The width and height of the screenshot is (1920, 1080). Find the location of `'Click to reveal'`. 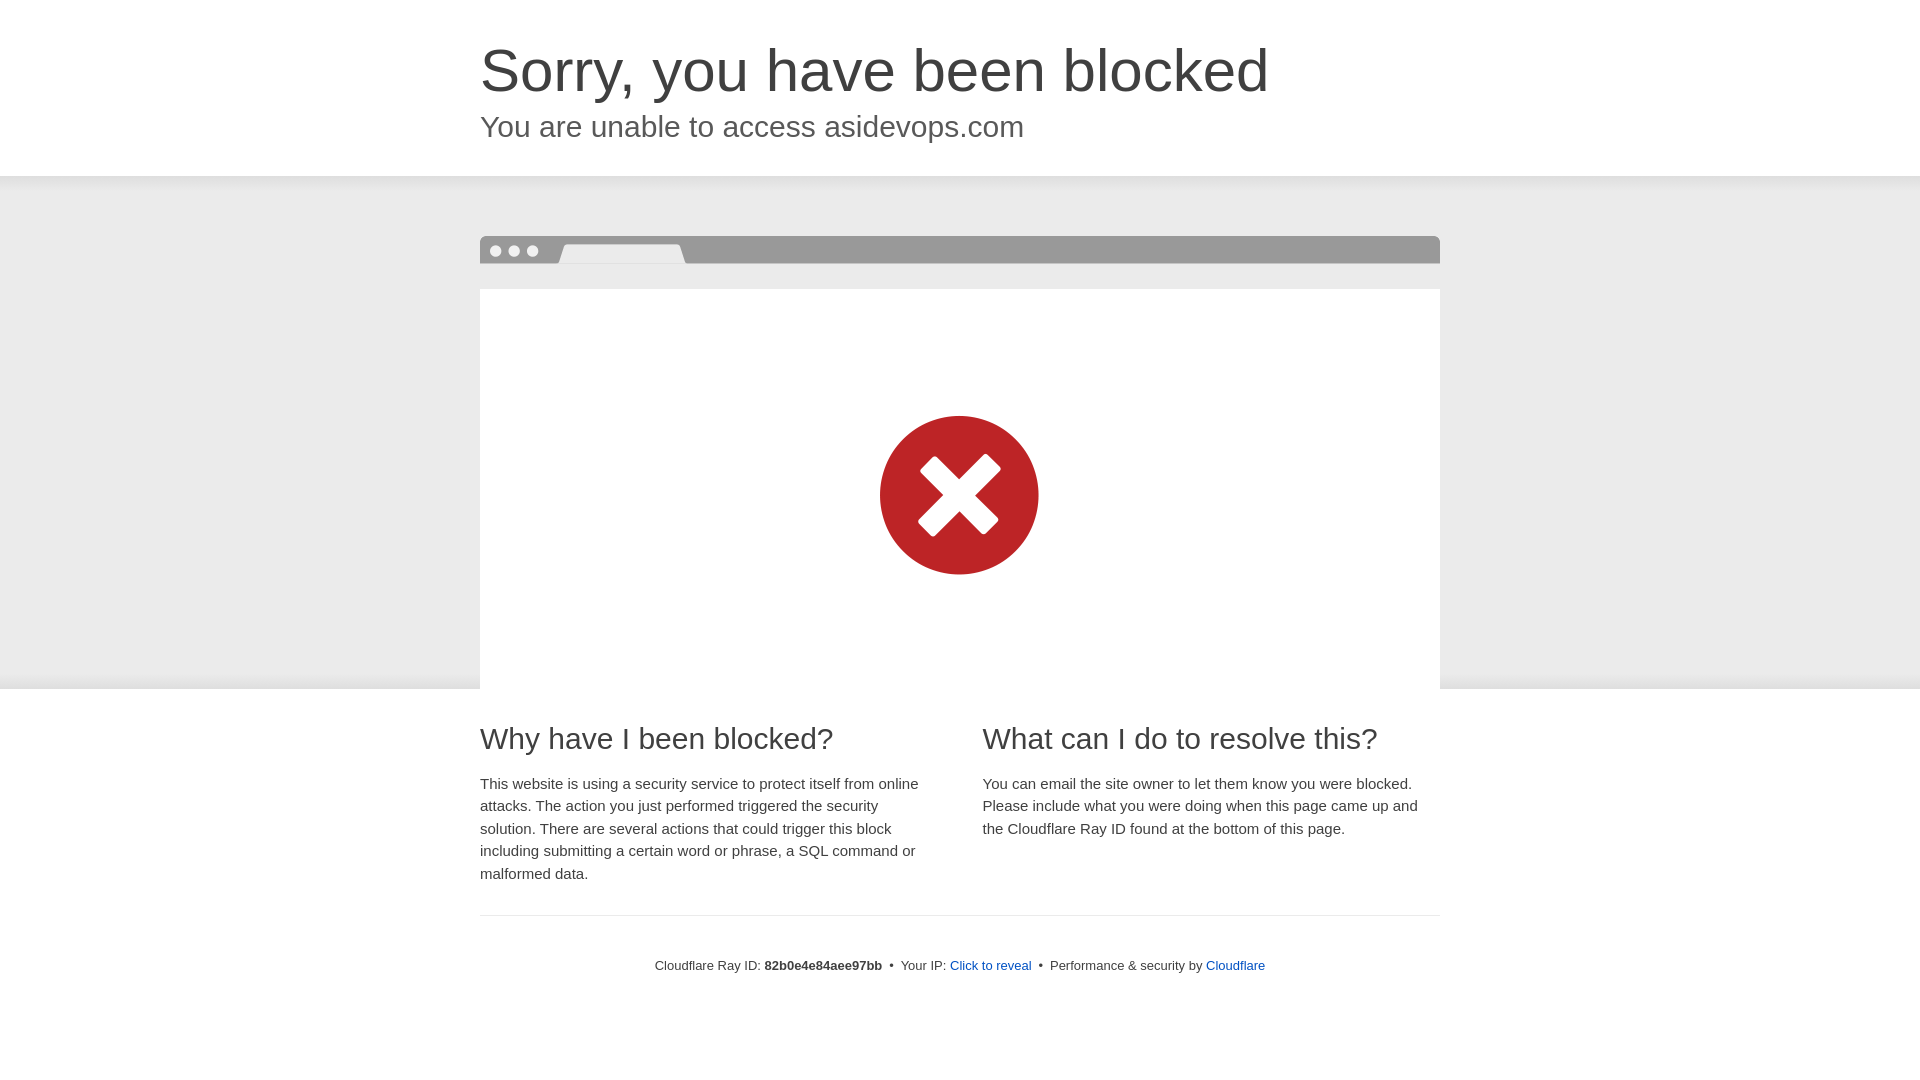

'Click to reveal' is located at coordinates (990, 964).